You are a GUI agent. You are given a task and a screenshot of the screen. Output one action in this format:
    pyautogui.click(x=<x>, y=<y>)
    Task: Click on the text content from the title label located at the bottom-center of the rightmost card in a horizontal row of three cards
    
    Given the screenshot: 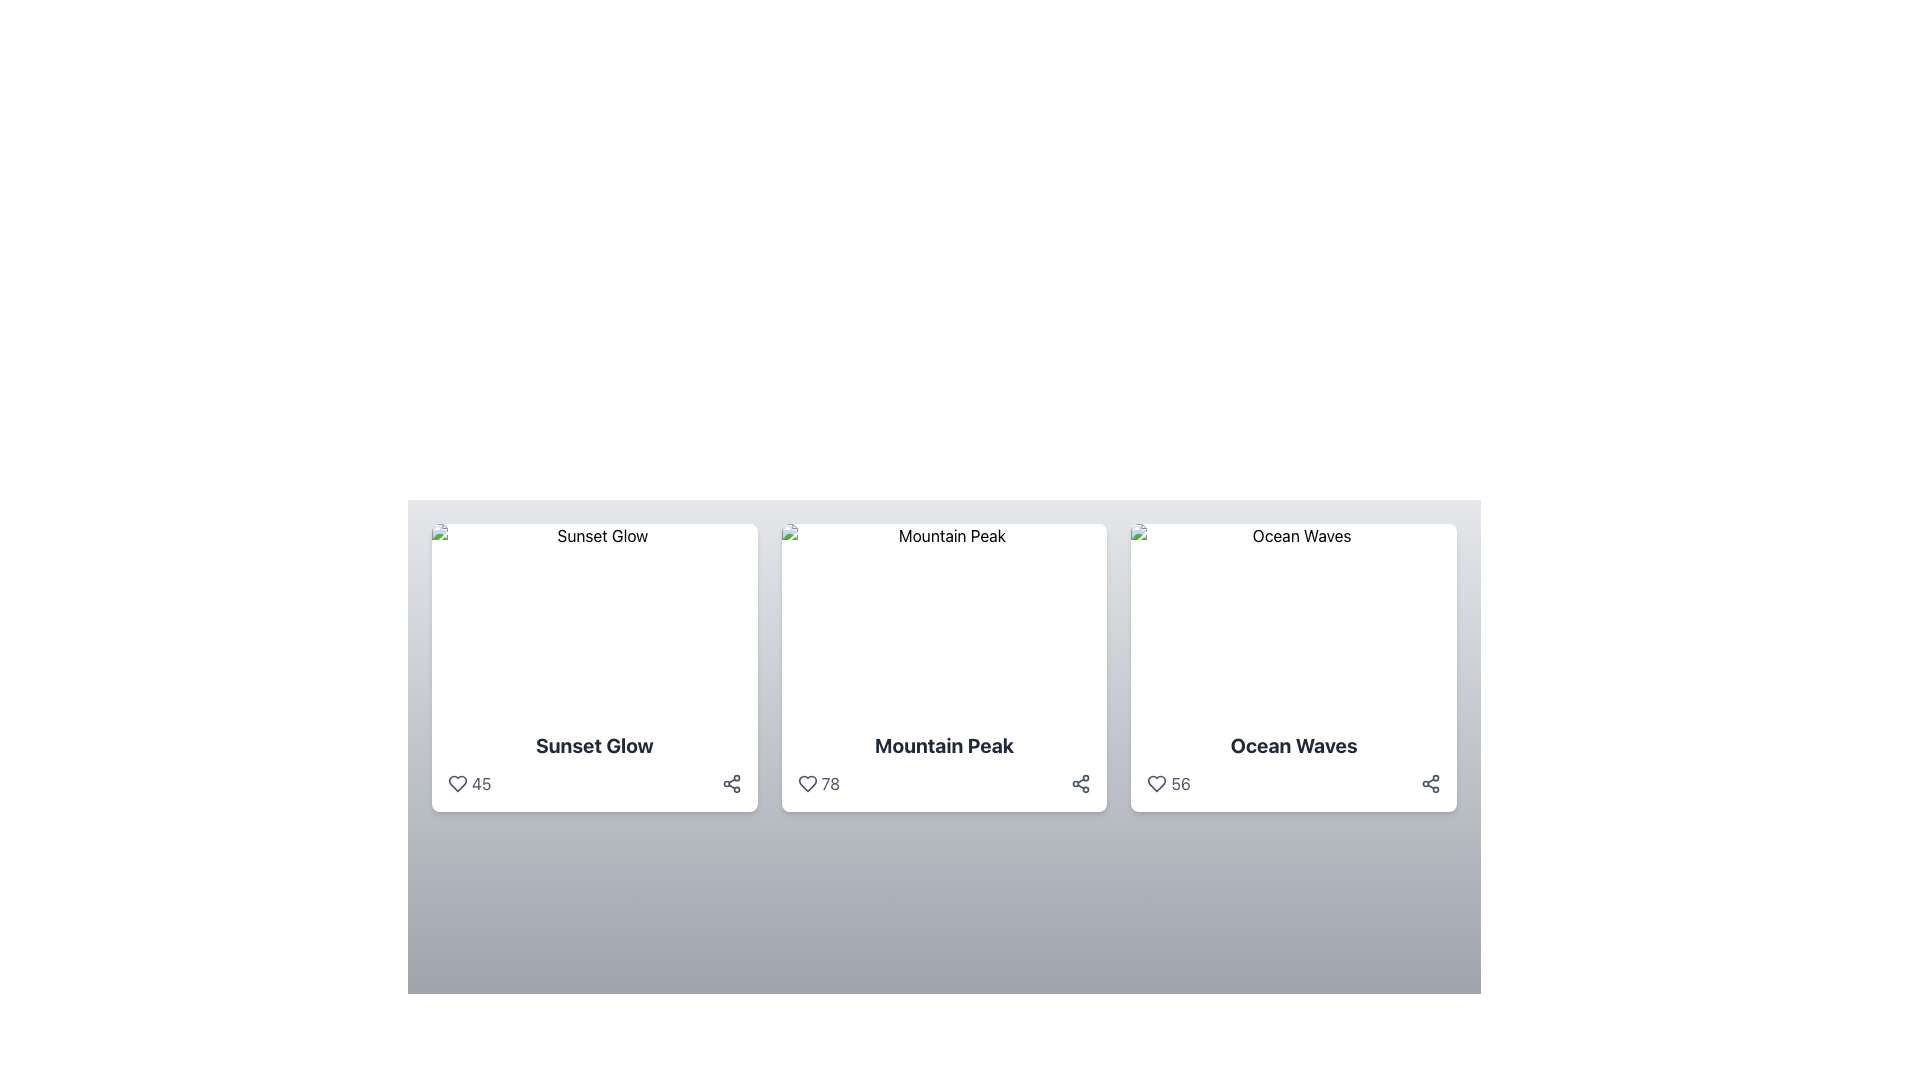 What is the action you would take?
    pyautogui.click(x=1294, y=745)
    